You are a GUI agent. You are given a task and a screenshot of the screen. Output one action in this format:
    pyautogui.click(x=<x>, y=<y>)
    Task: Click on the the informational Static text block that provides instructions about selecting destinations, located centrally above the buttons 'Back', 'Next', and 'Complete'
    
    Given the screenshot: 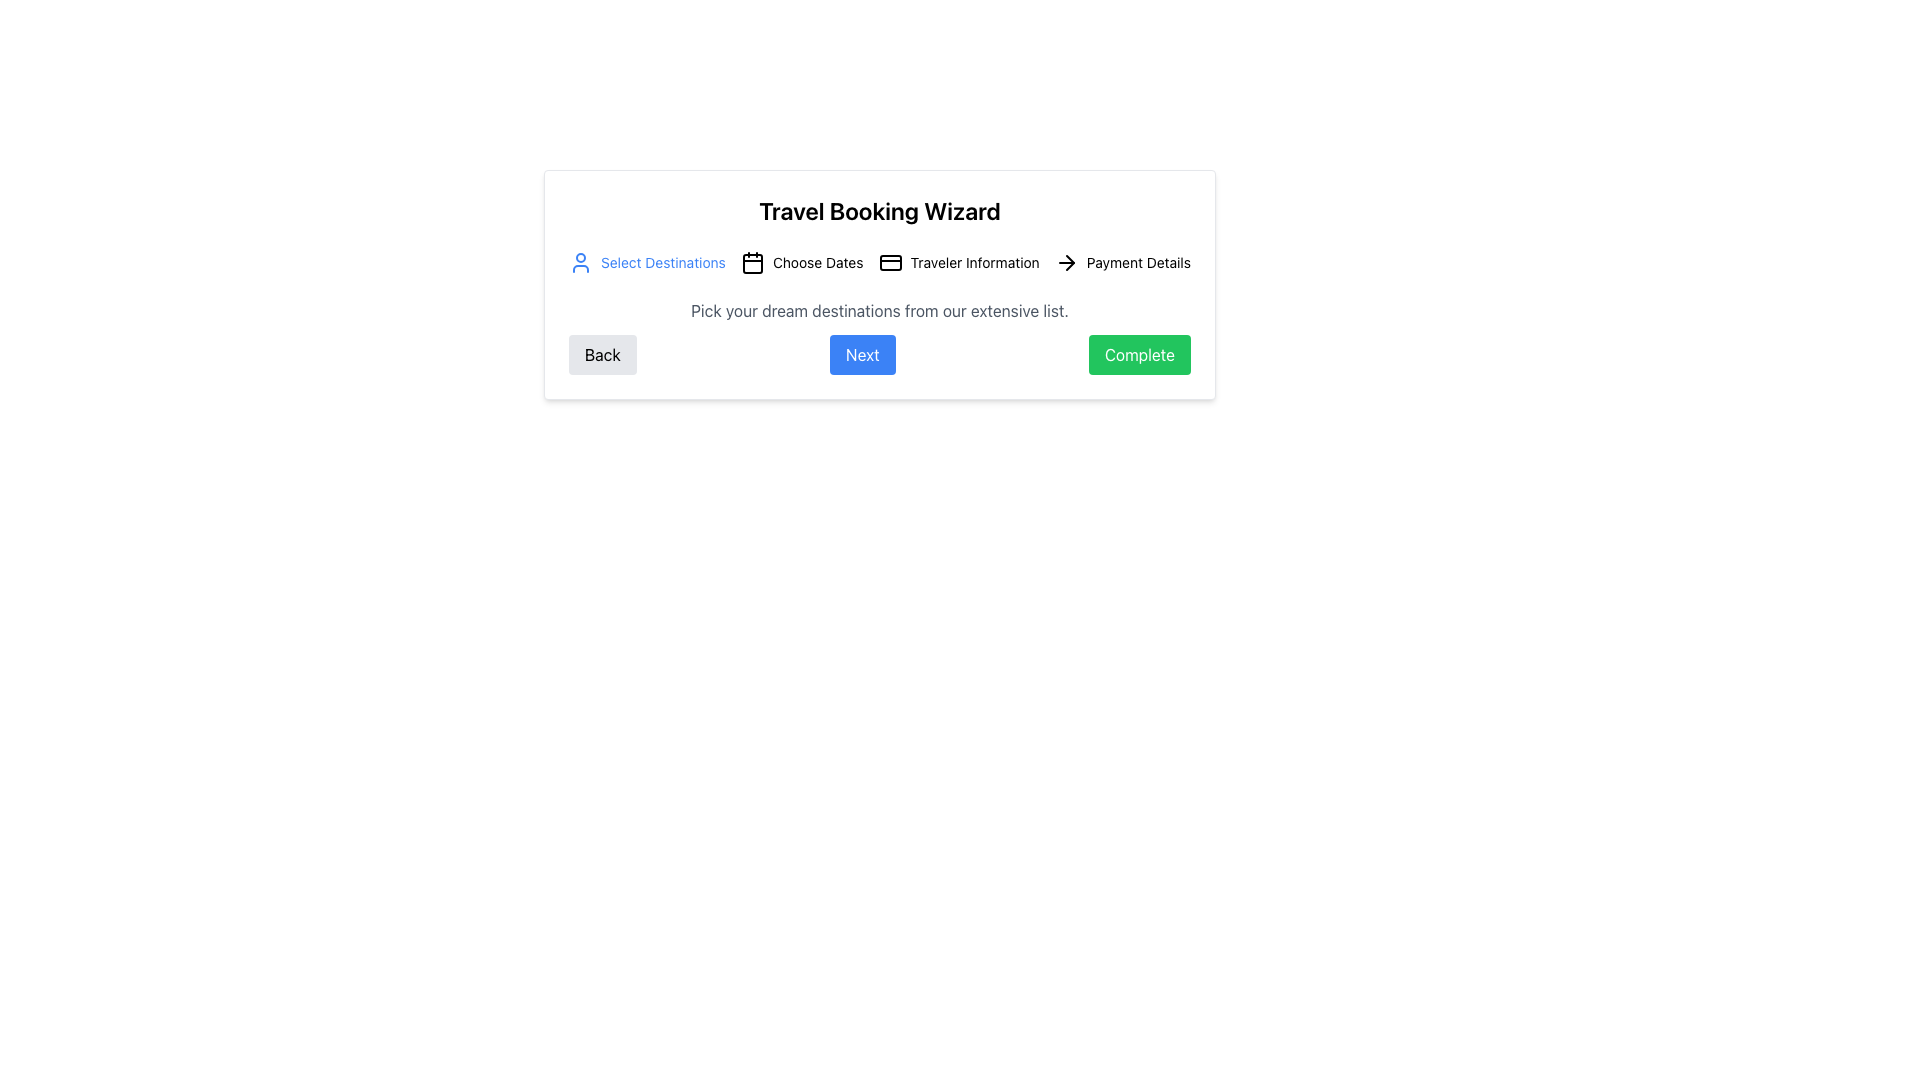 What is the action you would take?
    pyautogui.click(x=879, y=311)
    